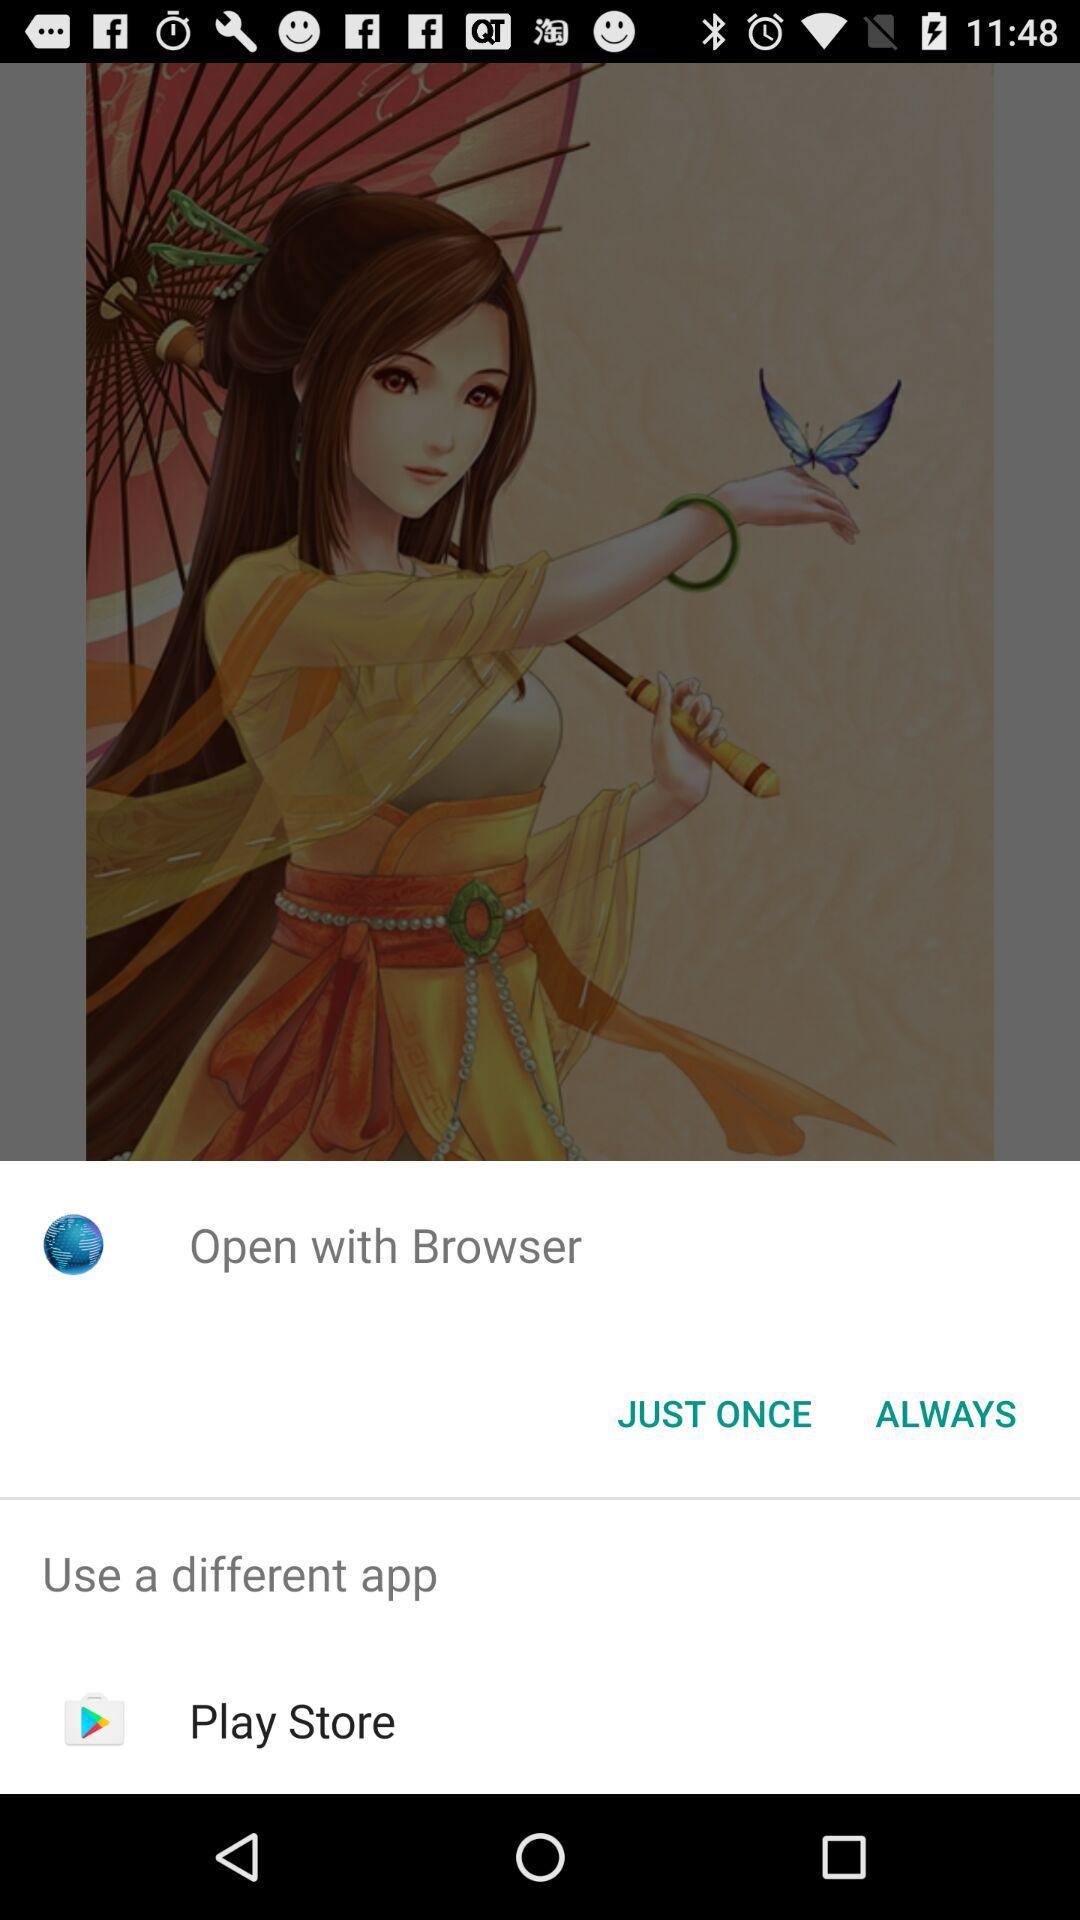 Image resolution: width=1080 pixels, height=1920 pixels. What do you see at coordinates (540, 1572) in the screenshot?
I see `the use a different icon` at bounding box center [540, 1572].